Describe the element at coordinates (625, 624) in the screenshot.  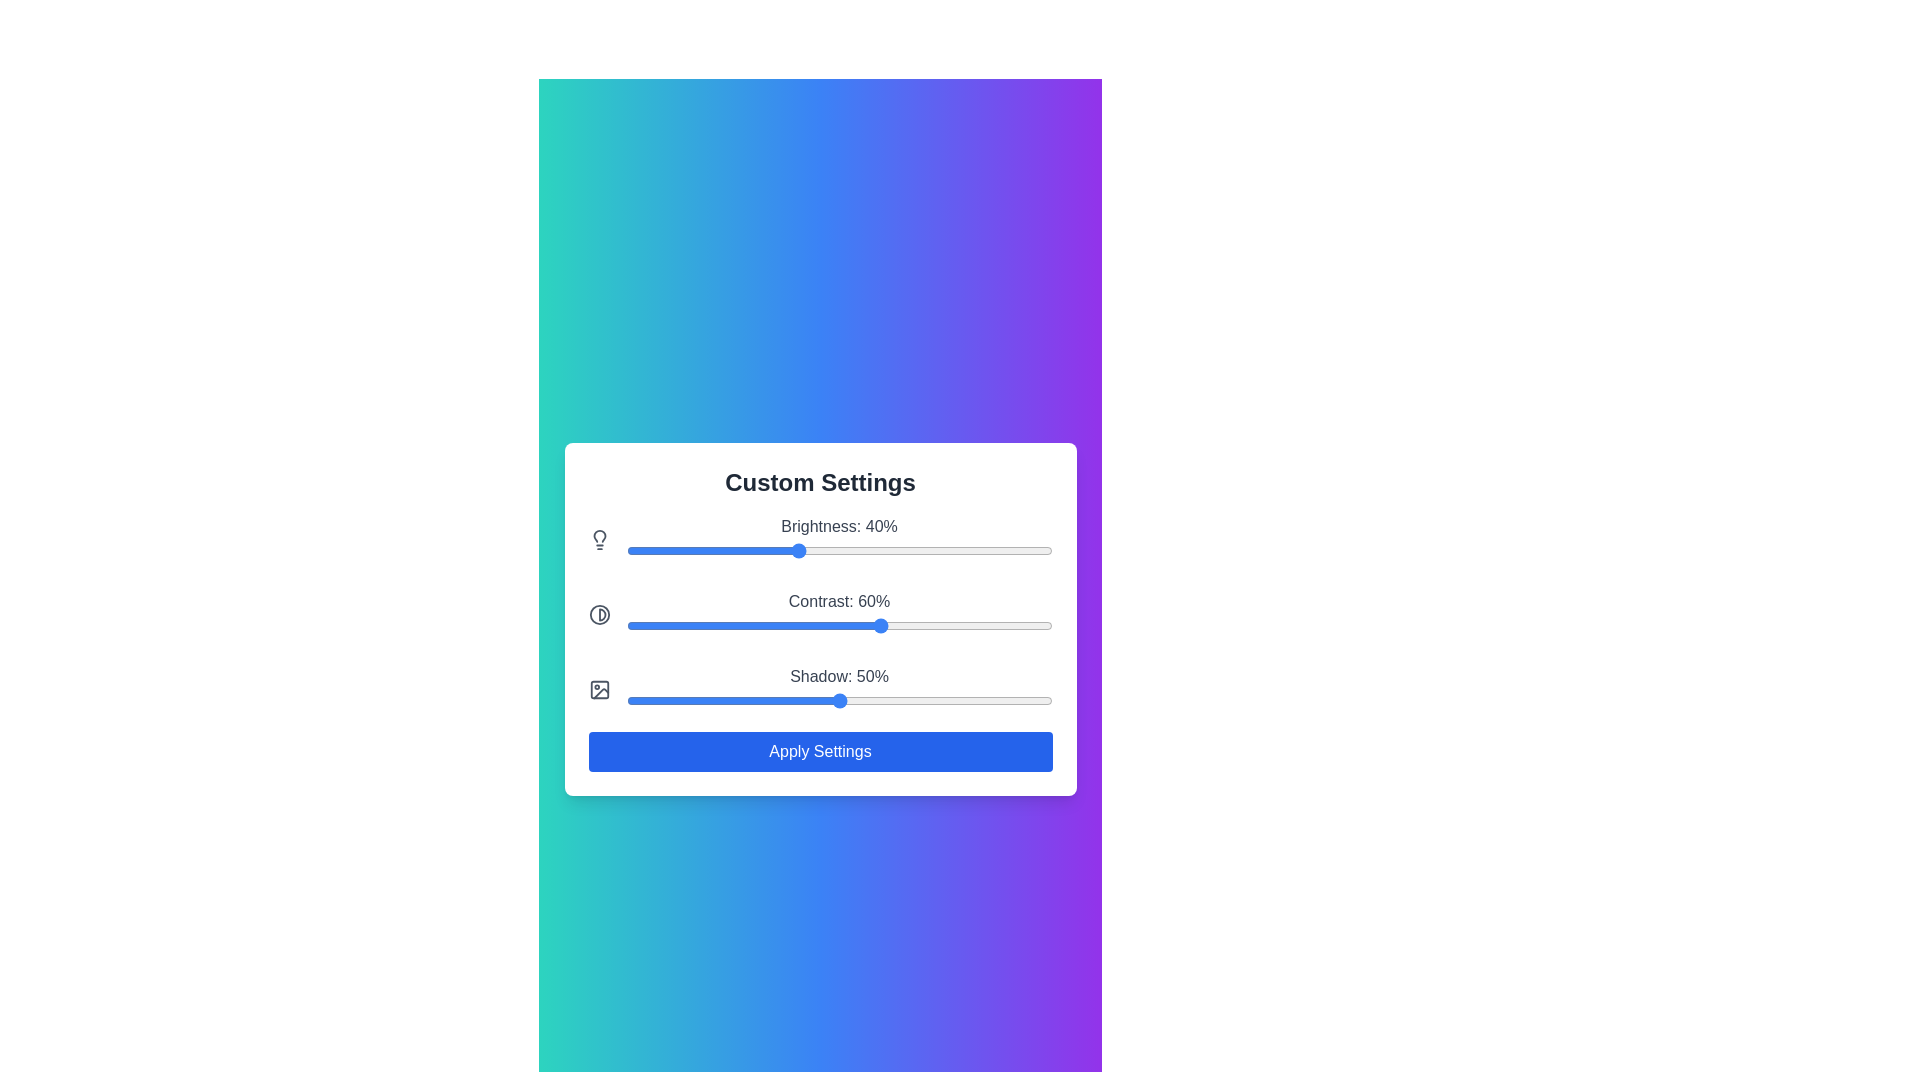
I see `the contrast slider to 0%` at that location.